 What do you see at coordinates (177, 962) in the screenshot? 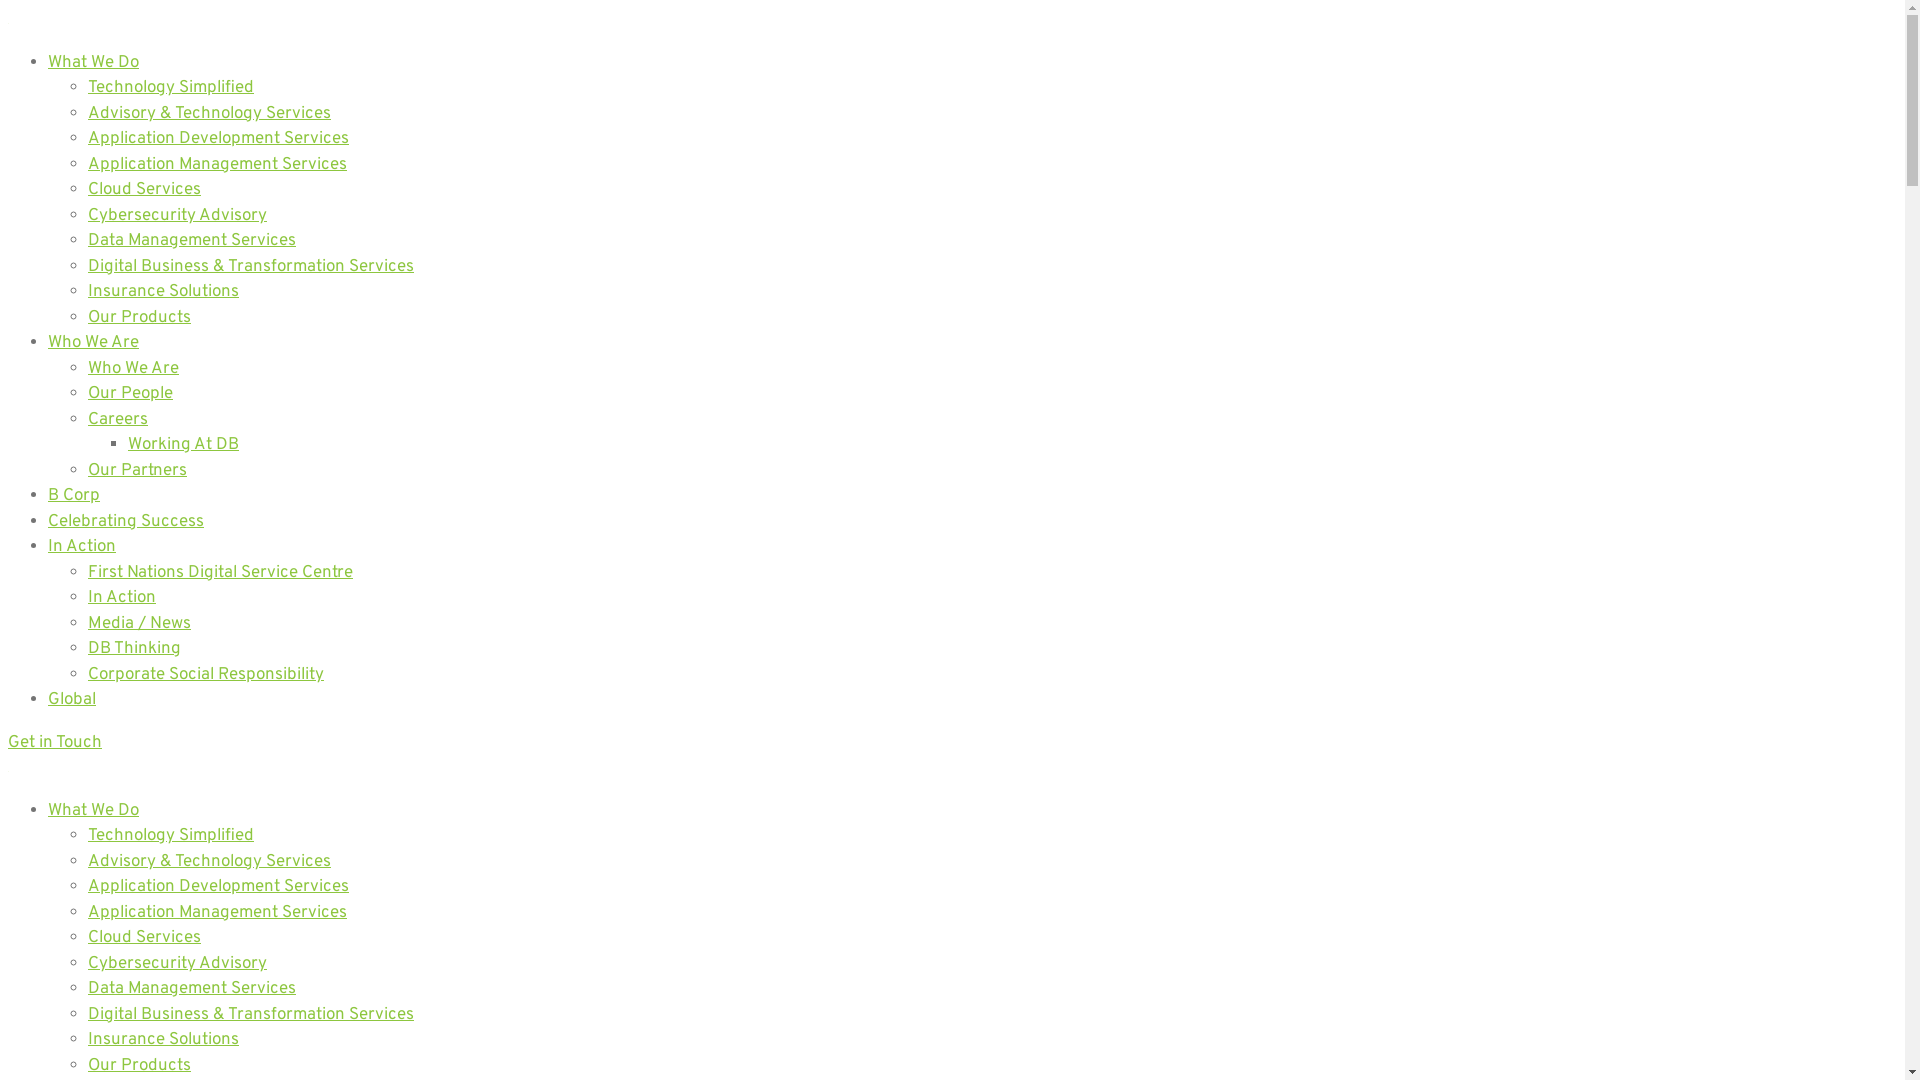
I see `'Cybersecurity Advisory'` at bounding box center [177, 962].